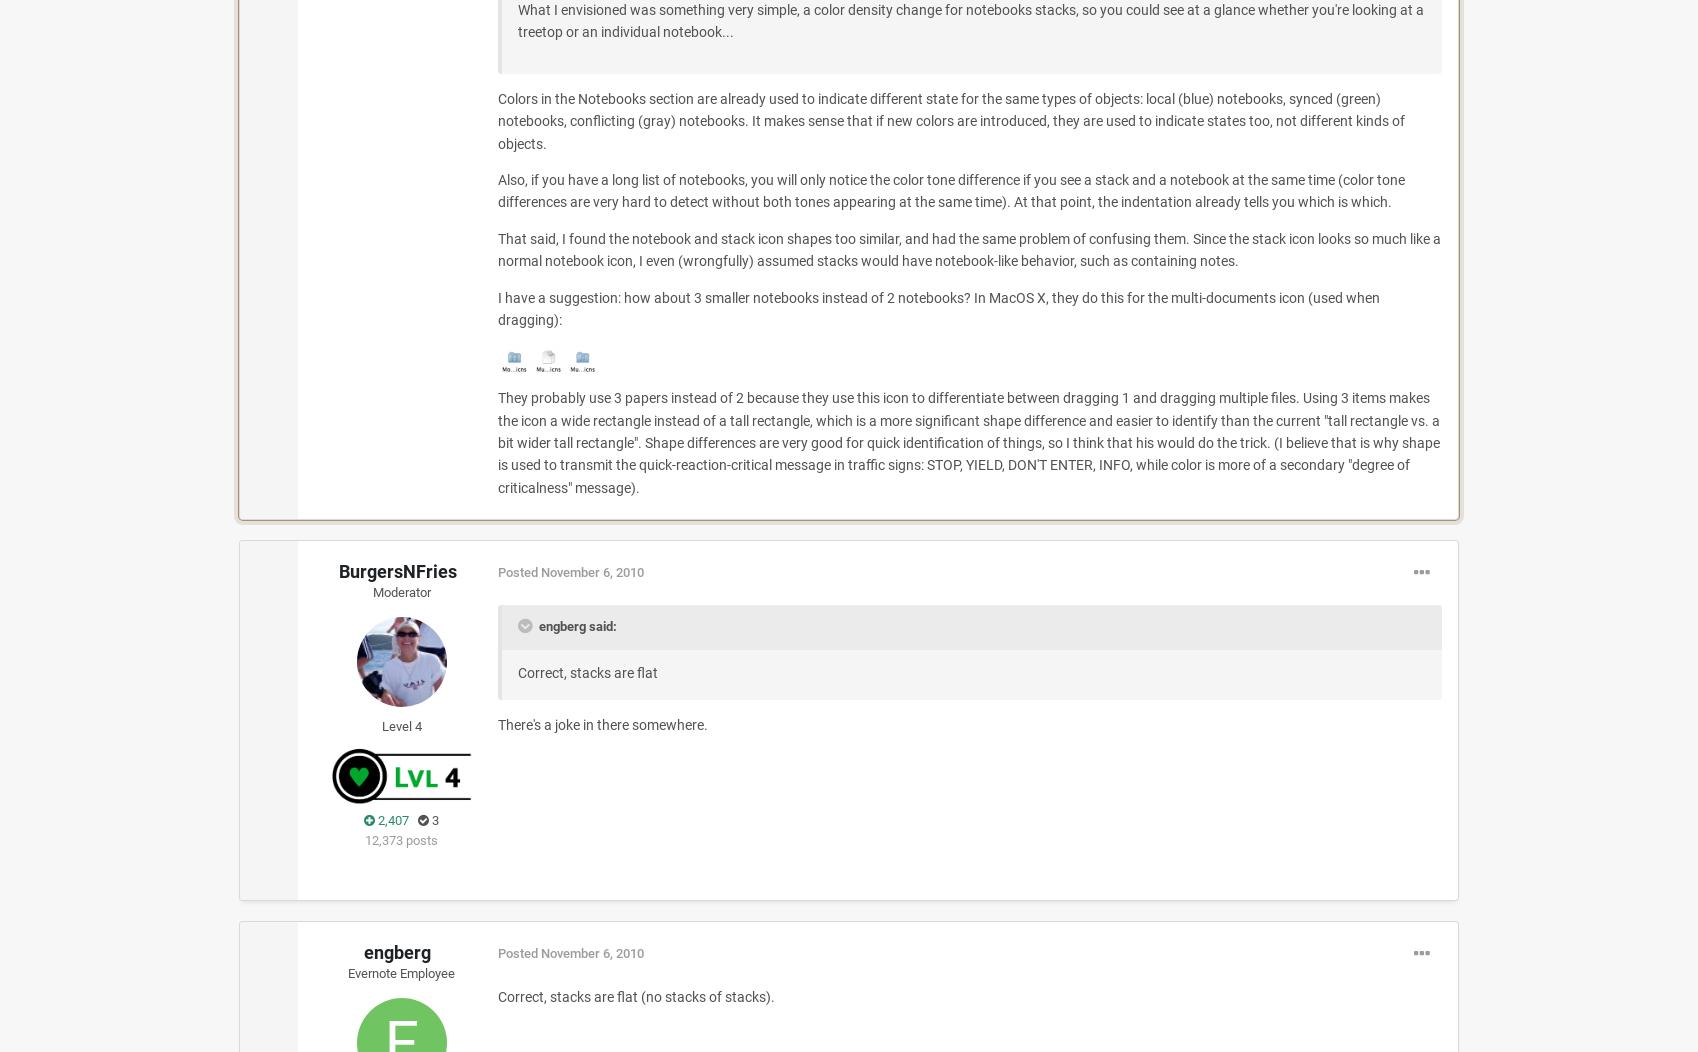 The image size is (1698, 1052). I want to click on 'Level 4', so click(401, 725).